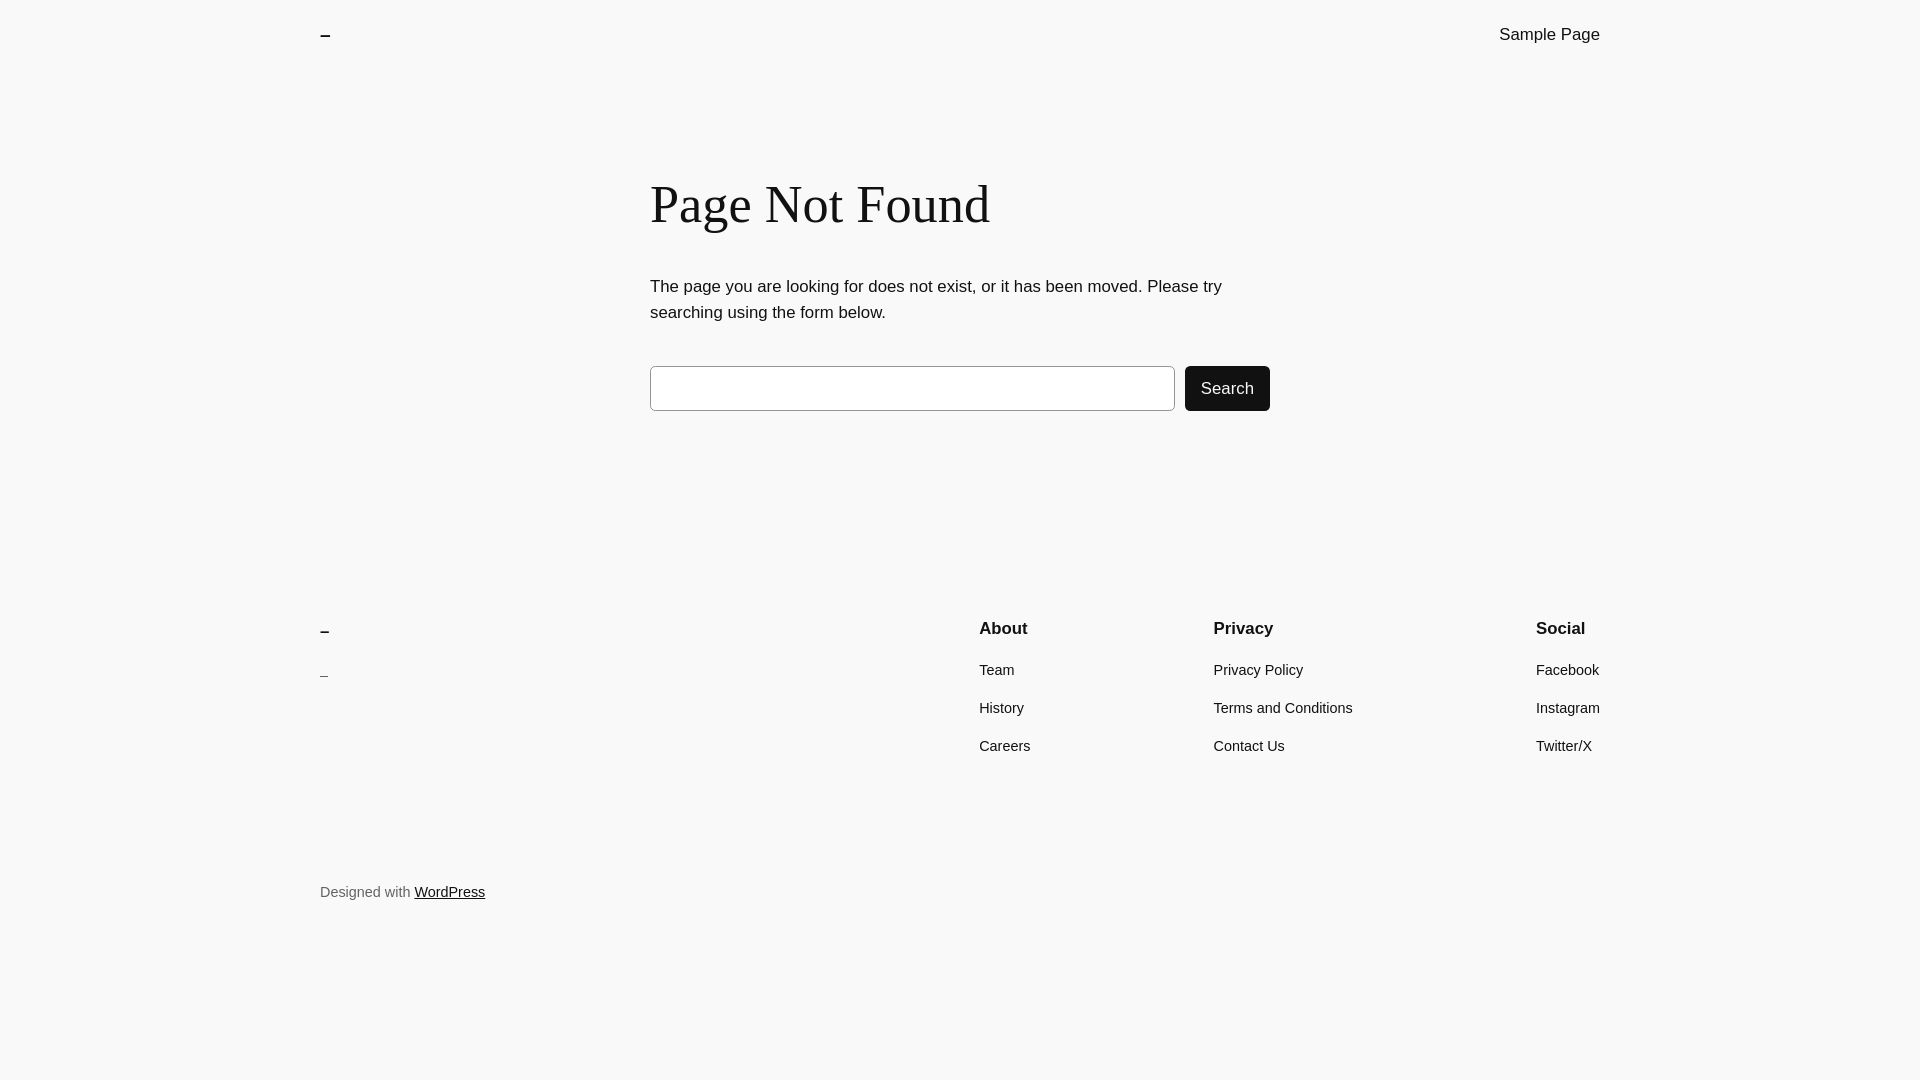 The height and width of the screenshot is (1080, 1920). I want to click on 'History', so click(1001, 707).